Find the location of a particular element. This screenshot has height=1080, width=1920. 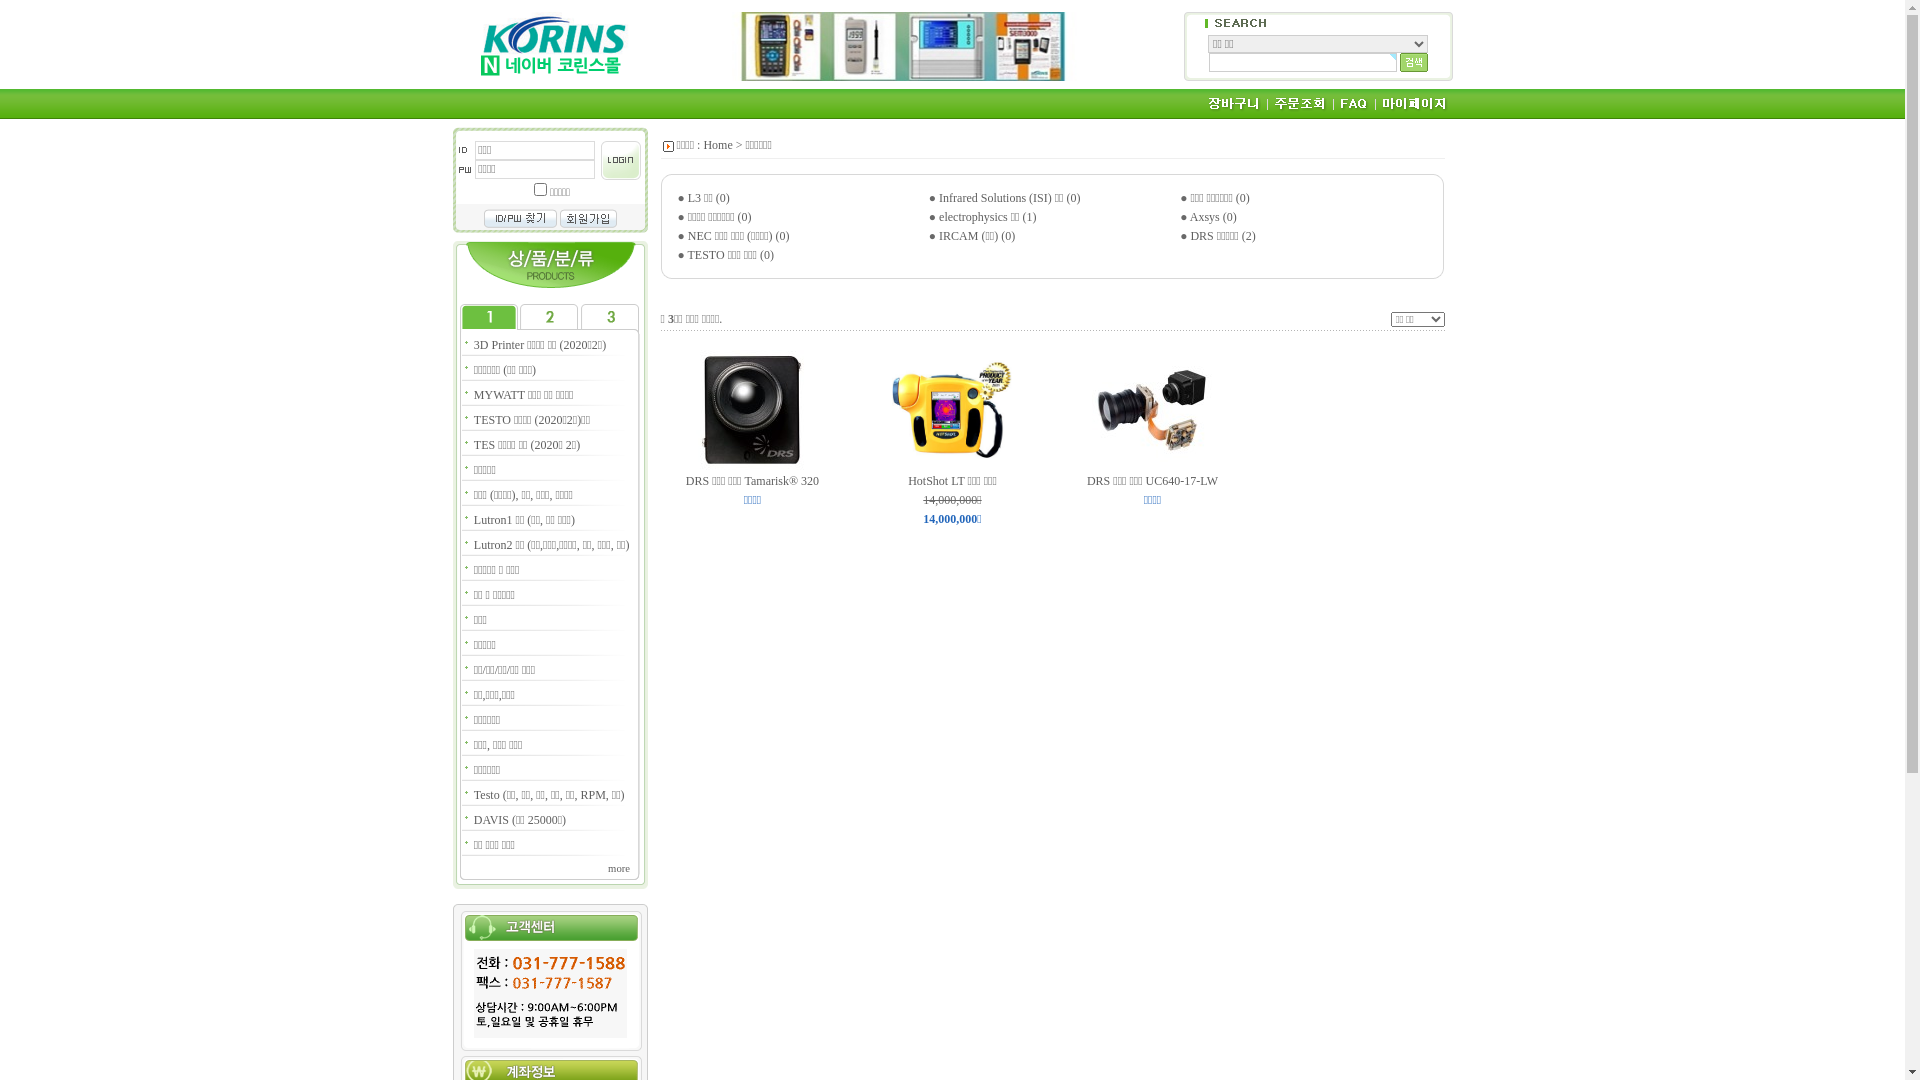

'Axsys (0)' is located at coordinates (1212, 216).